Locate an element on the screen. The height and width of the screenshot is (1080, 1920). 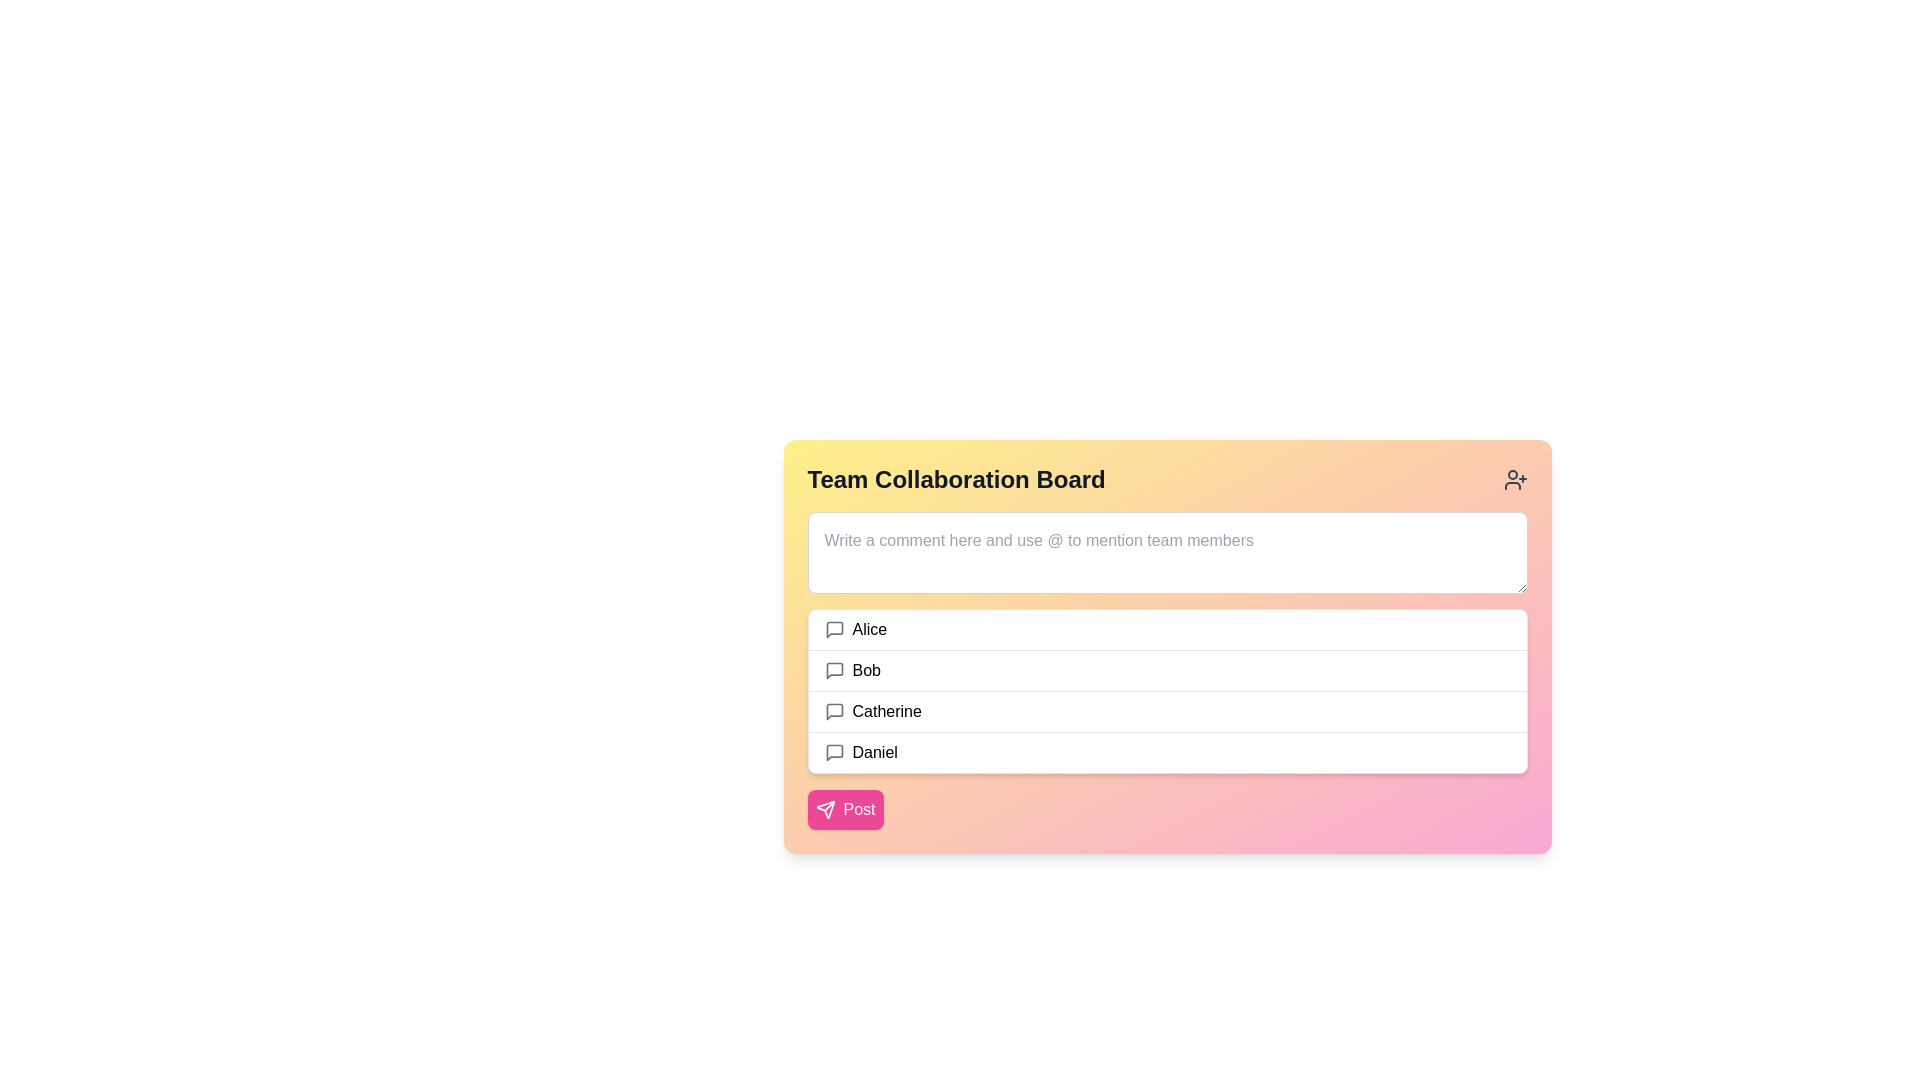
an entry in the List panel labeled 'Alice', 'Bob', 'Catherine', or 'Daniel' is located at coordinates (1167, 690).